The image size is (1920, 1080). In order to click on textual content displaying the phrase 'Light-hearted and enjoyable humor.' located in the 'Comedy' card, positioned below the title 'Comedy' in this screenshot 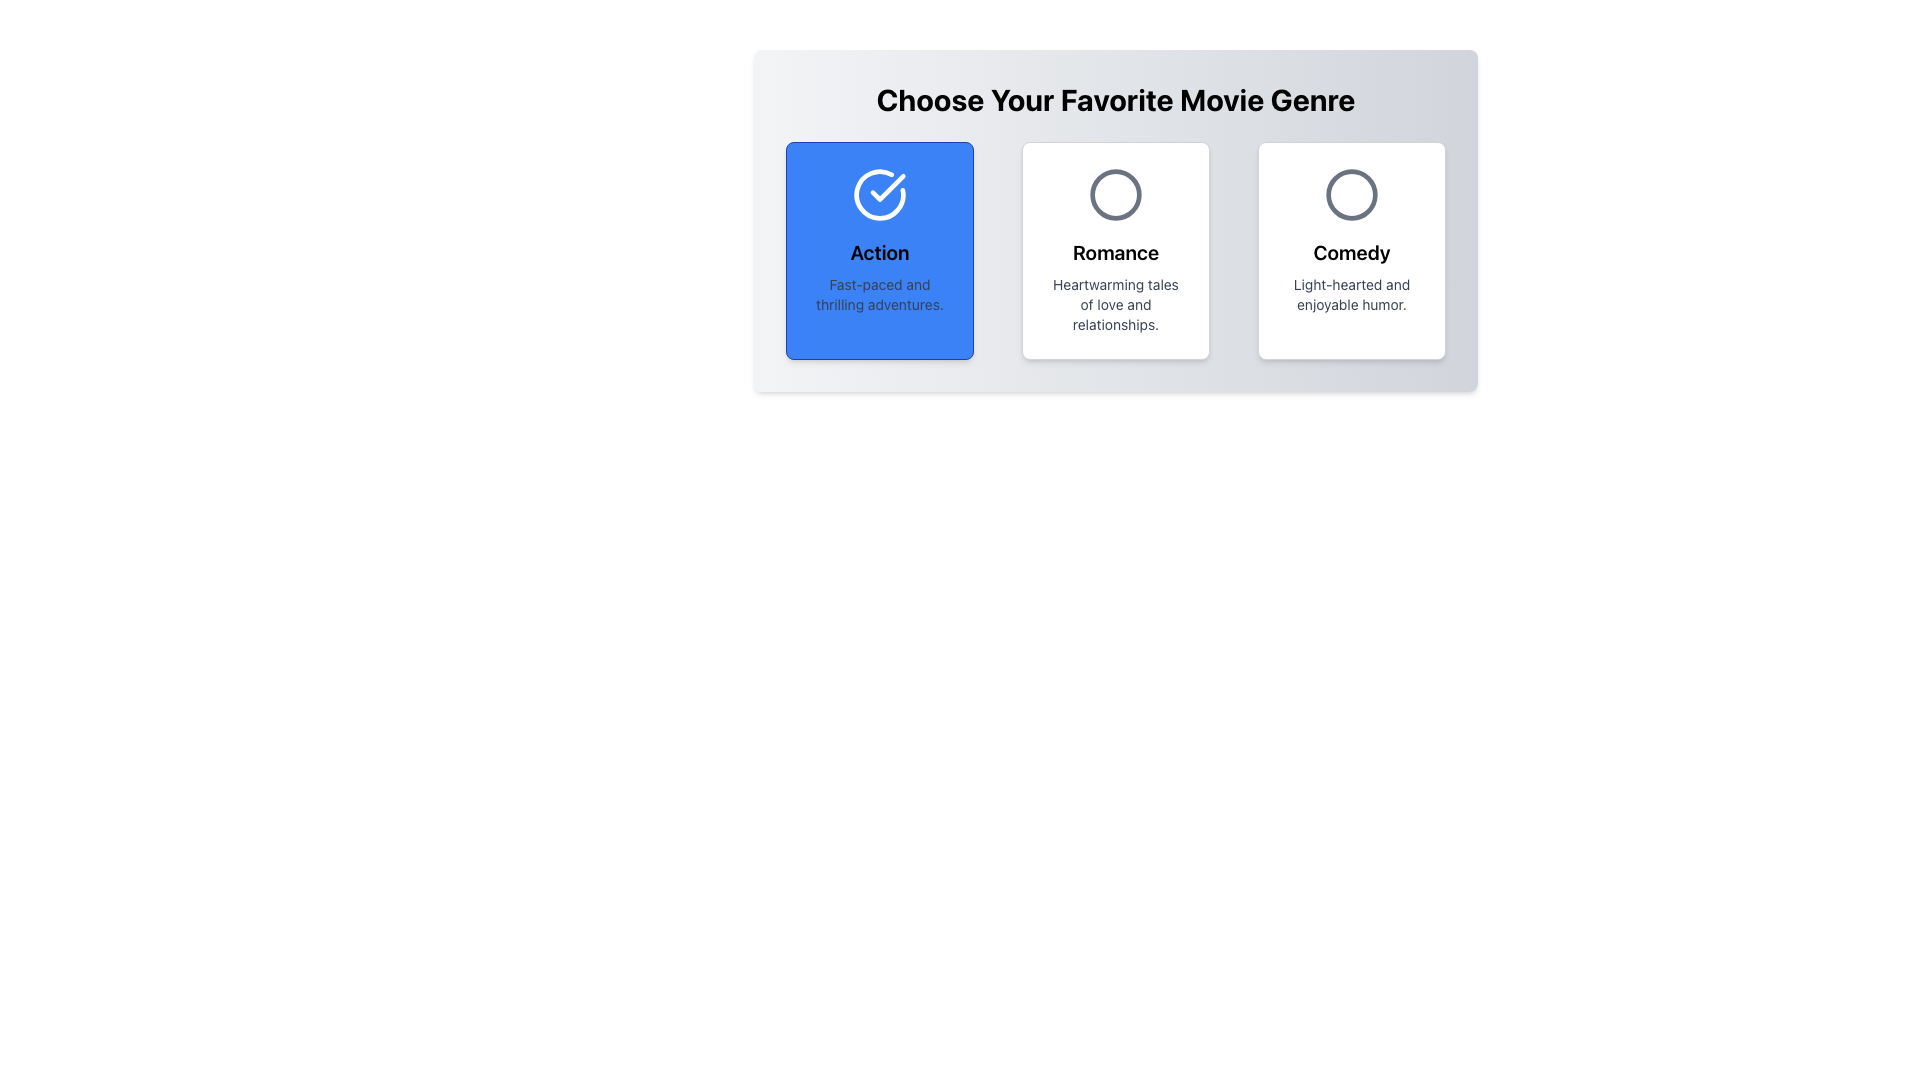, I will do `click(1352, 294)`.